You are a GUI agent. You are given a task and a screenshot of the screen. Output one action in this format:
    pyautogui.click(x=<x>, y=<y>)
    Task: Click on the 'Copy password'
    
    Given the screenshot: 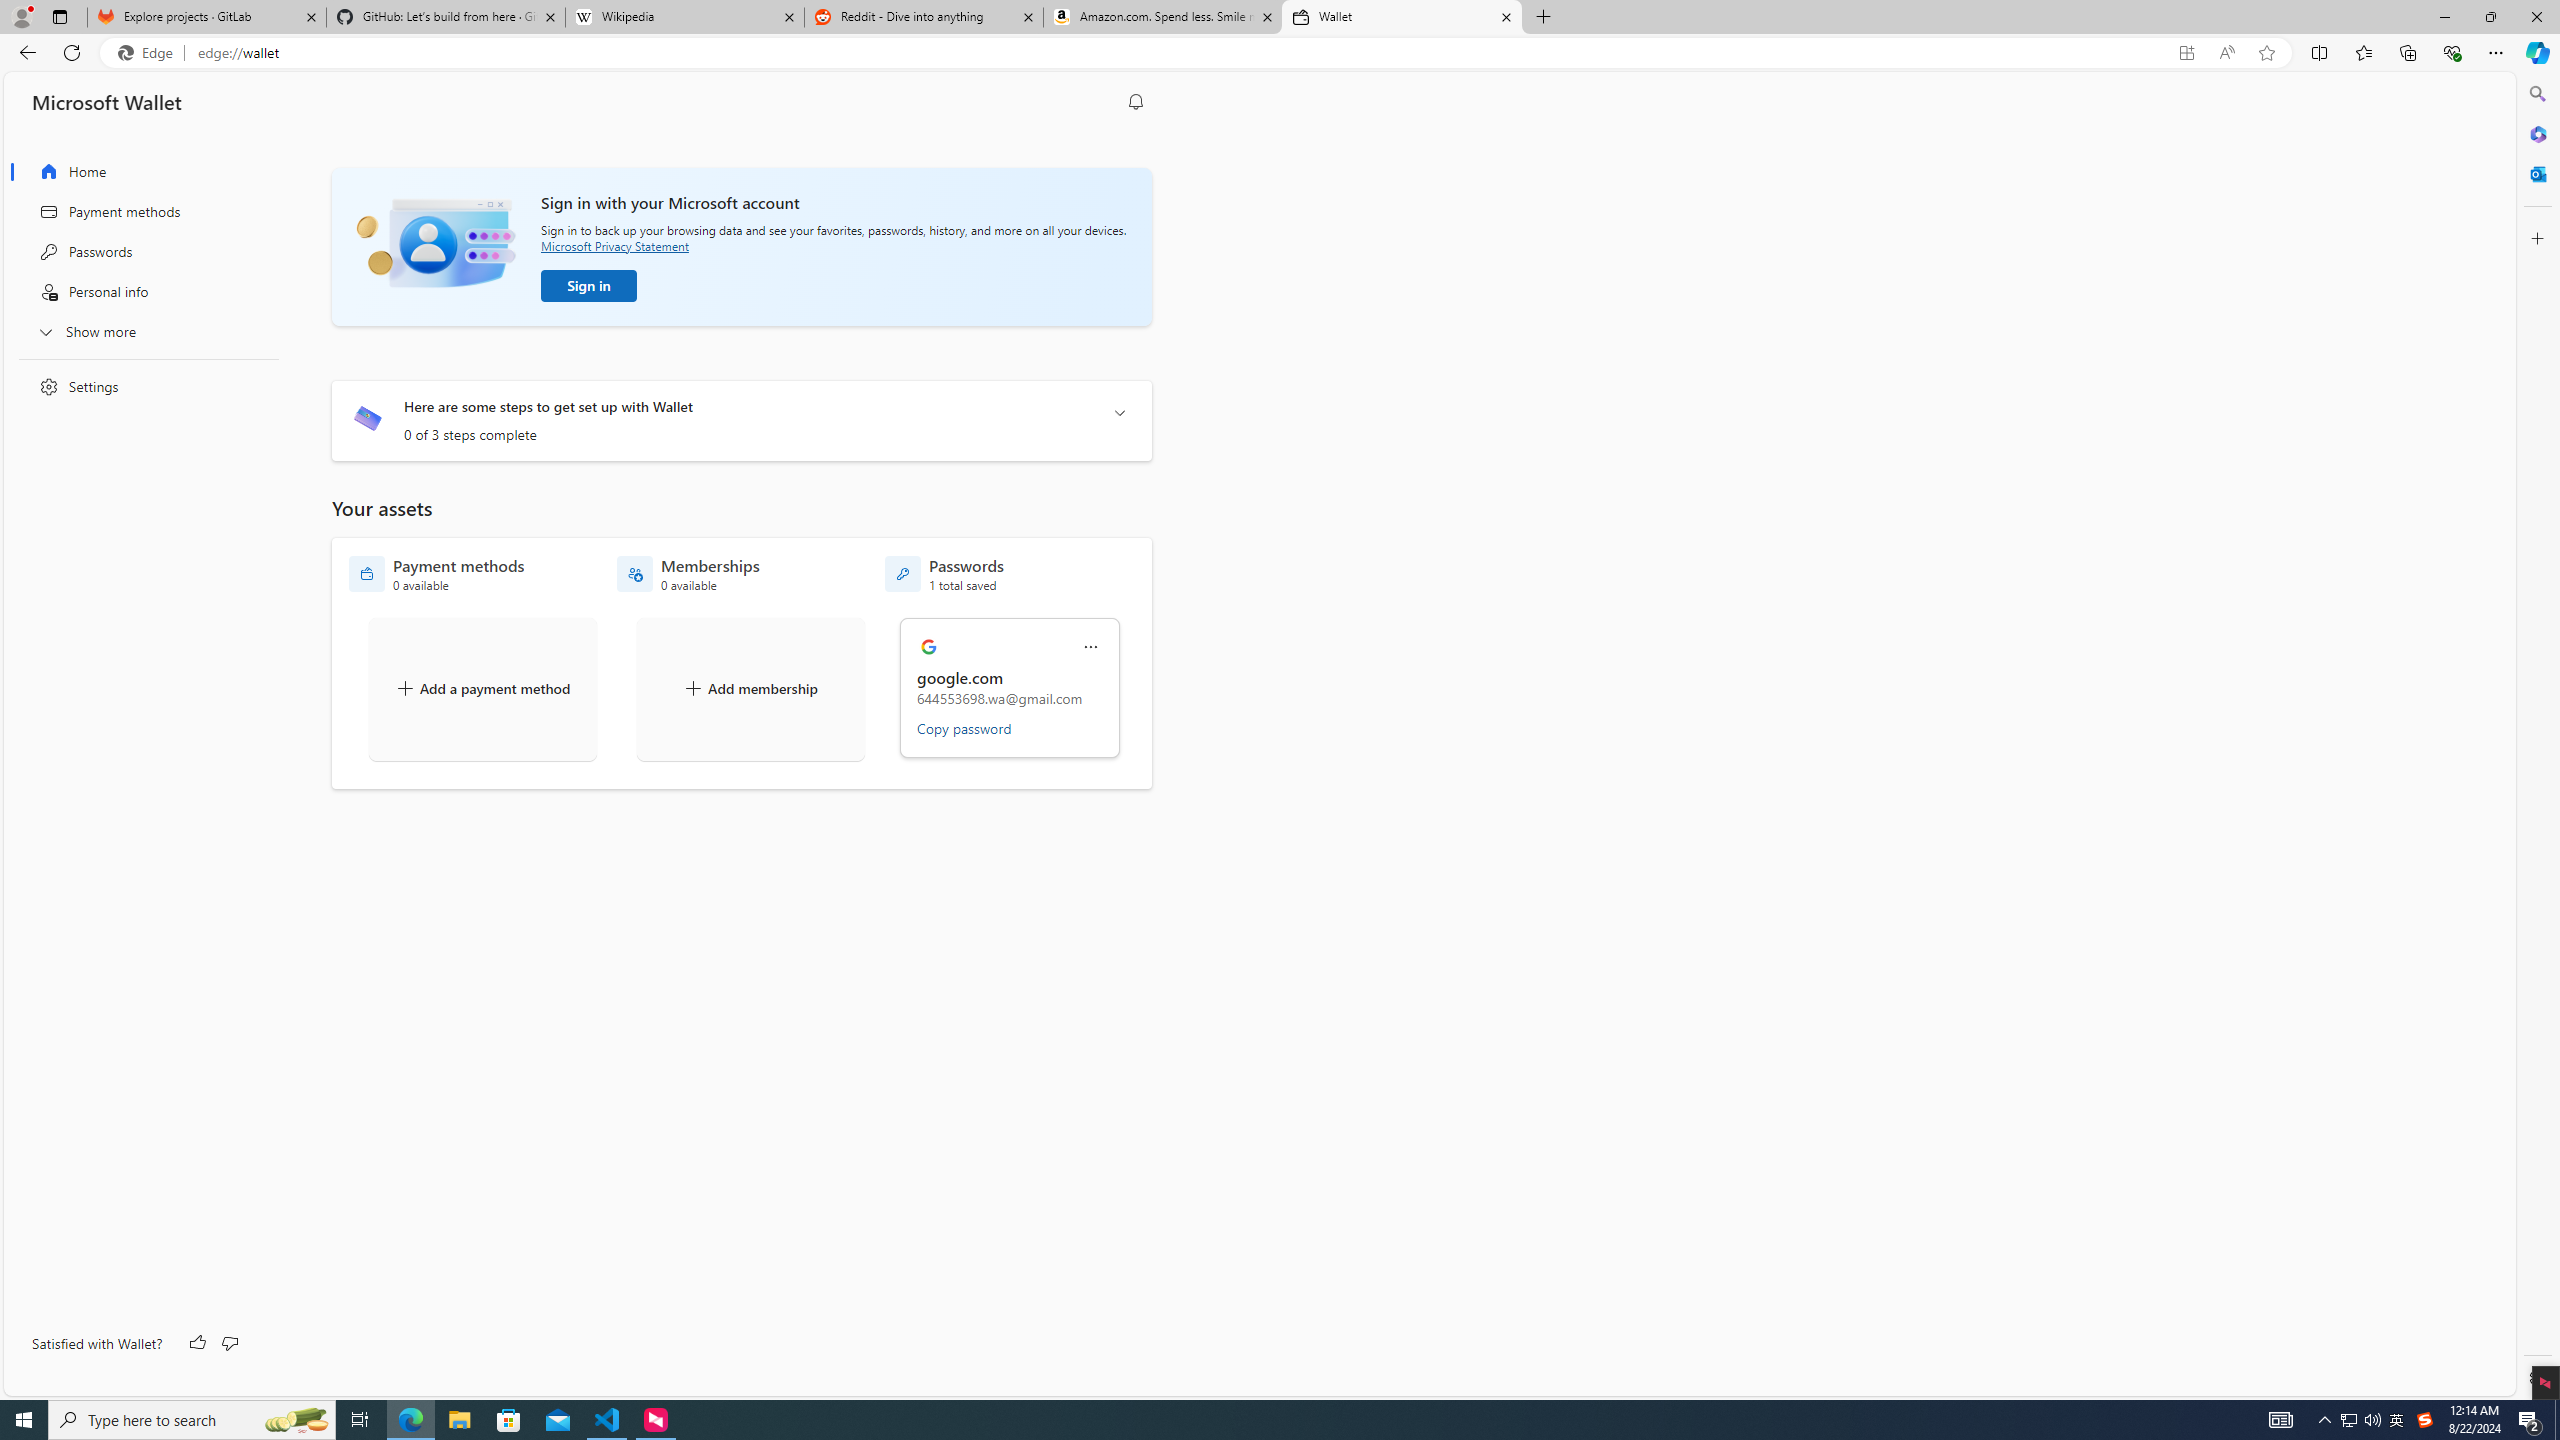 What is the action you would take?
    pyautogui.click(x=962, y=727)
    